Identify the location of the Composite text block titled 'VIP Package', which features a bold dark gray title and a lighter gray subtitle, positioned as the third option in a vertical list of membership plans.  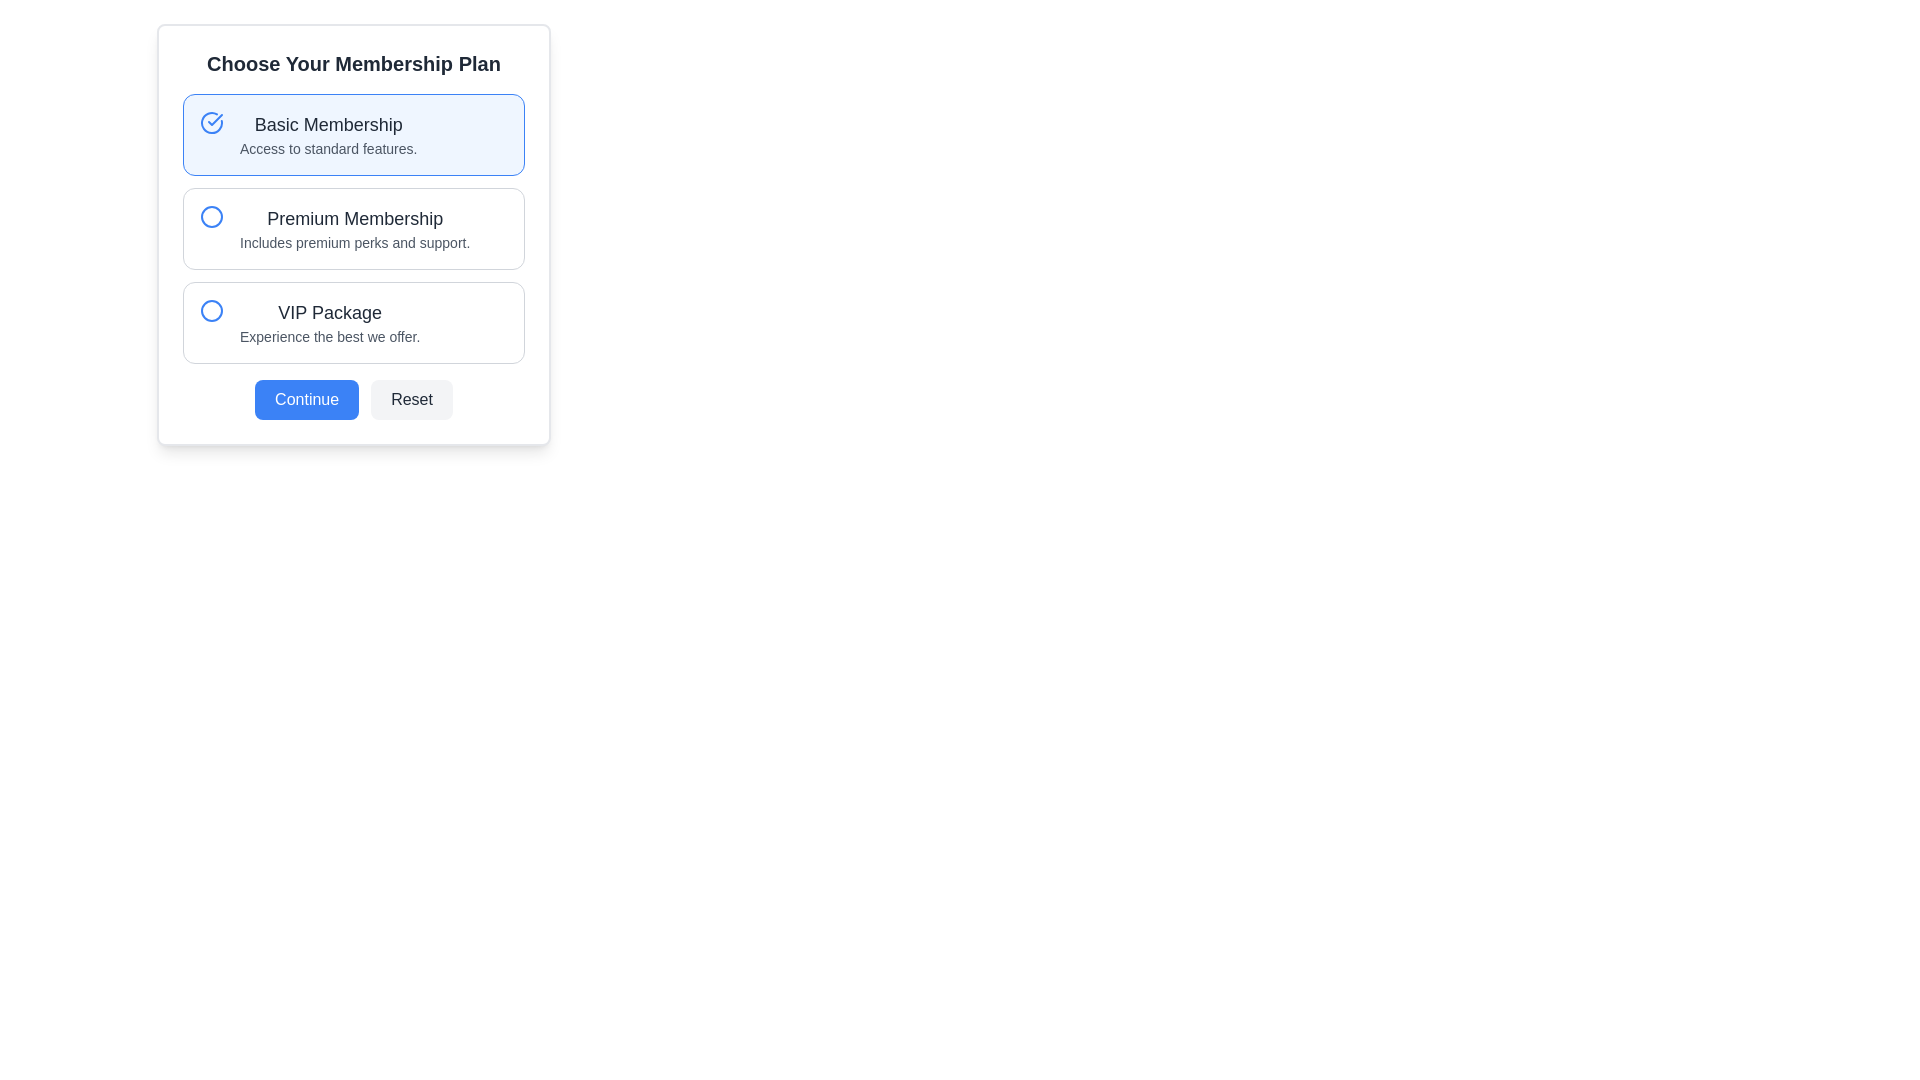
(330, 322).